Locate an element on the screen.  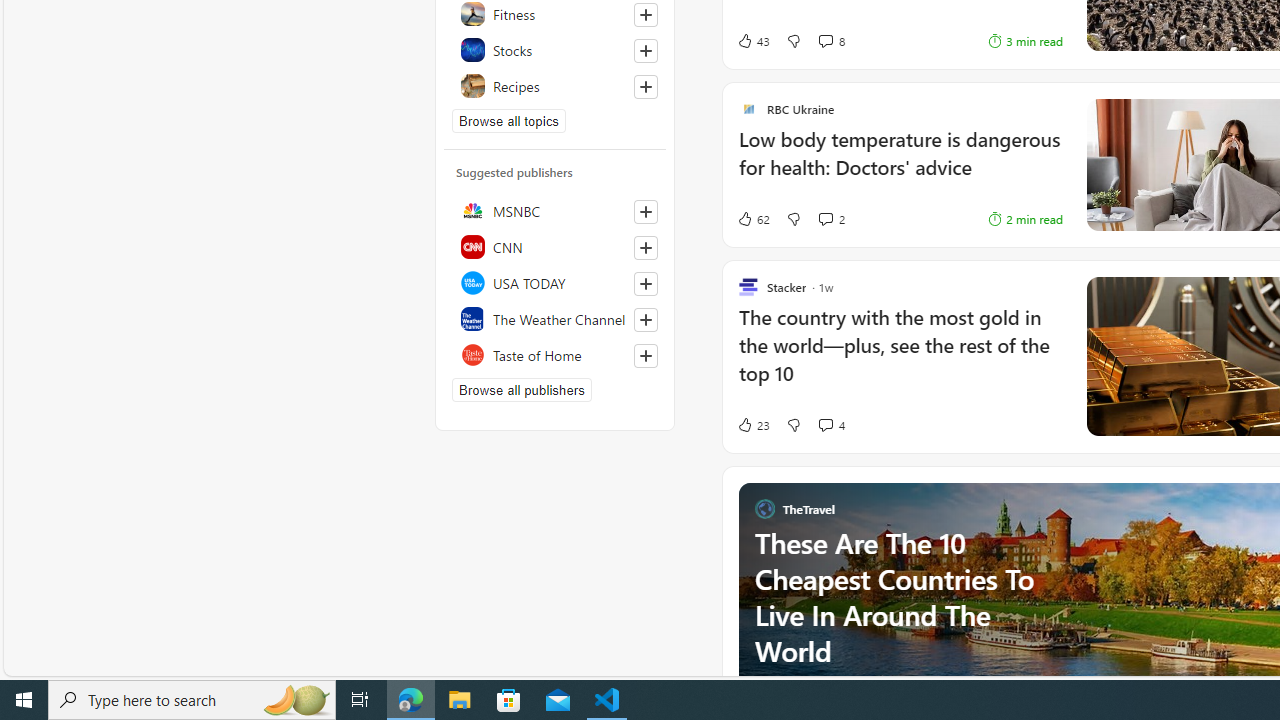
'CNN' is located at coordinates (555, 245).